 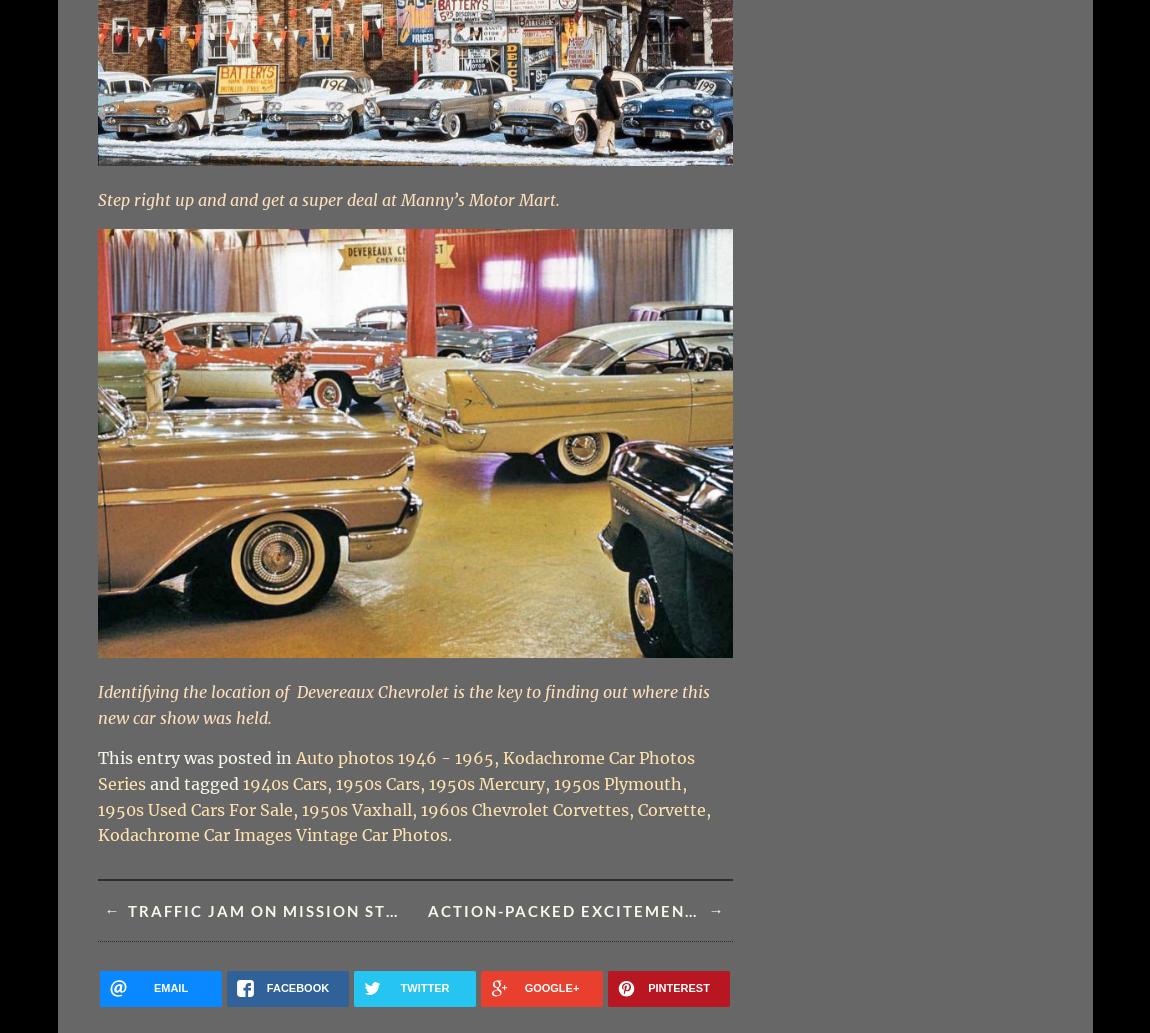 I want to click on 'email', so click(x=151, y=986).